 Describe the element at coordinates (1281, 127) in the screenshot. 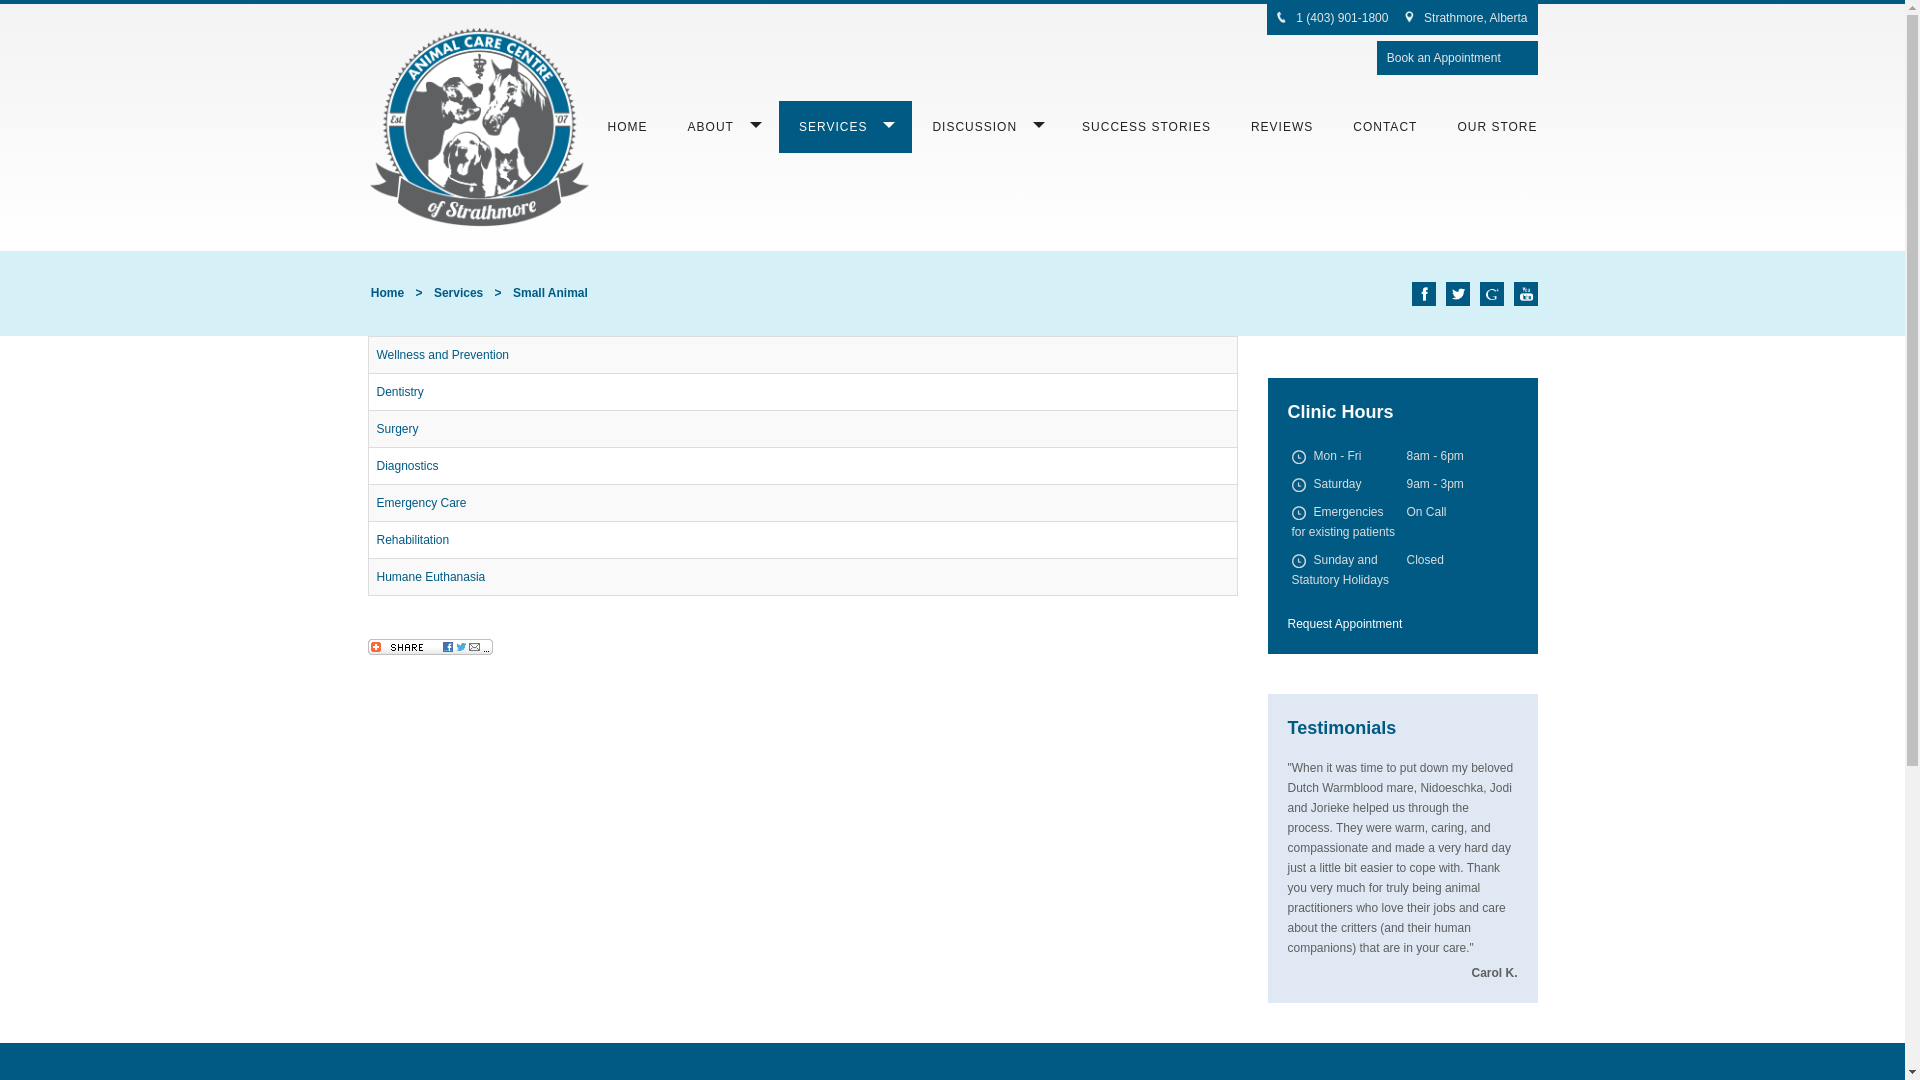

I see `'REVIEWS'` at that location.